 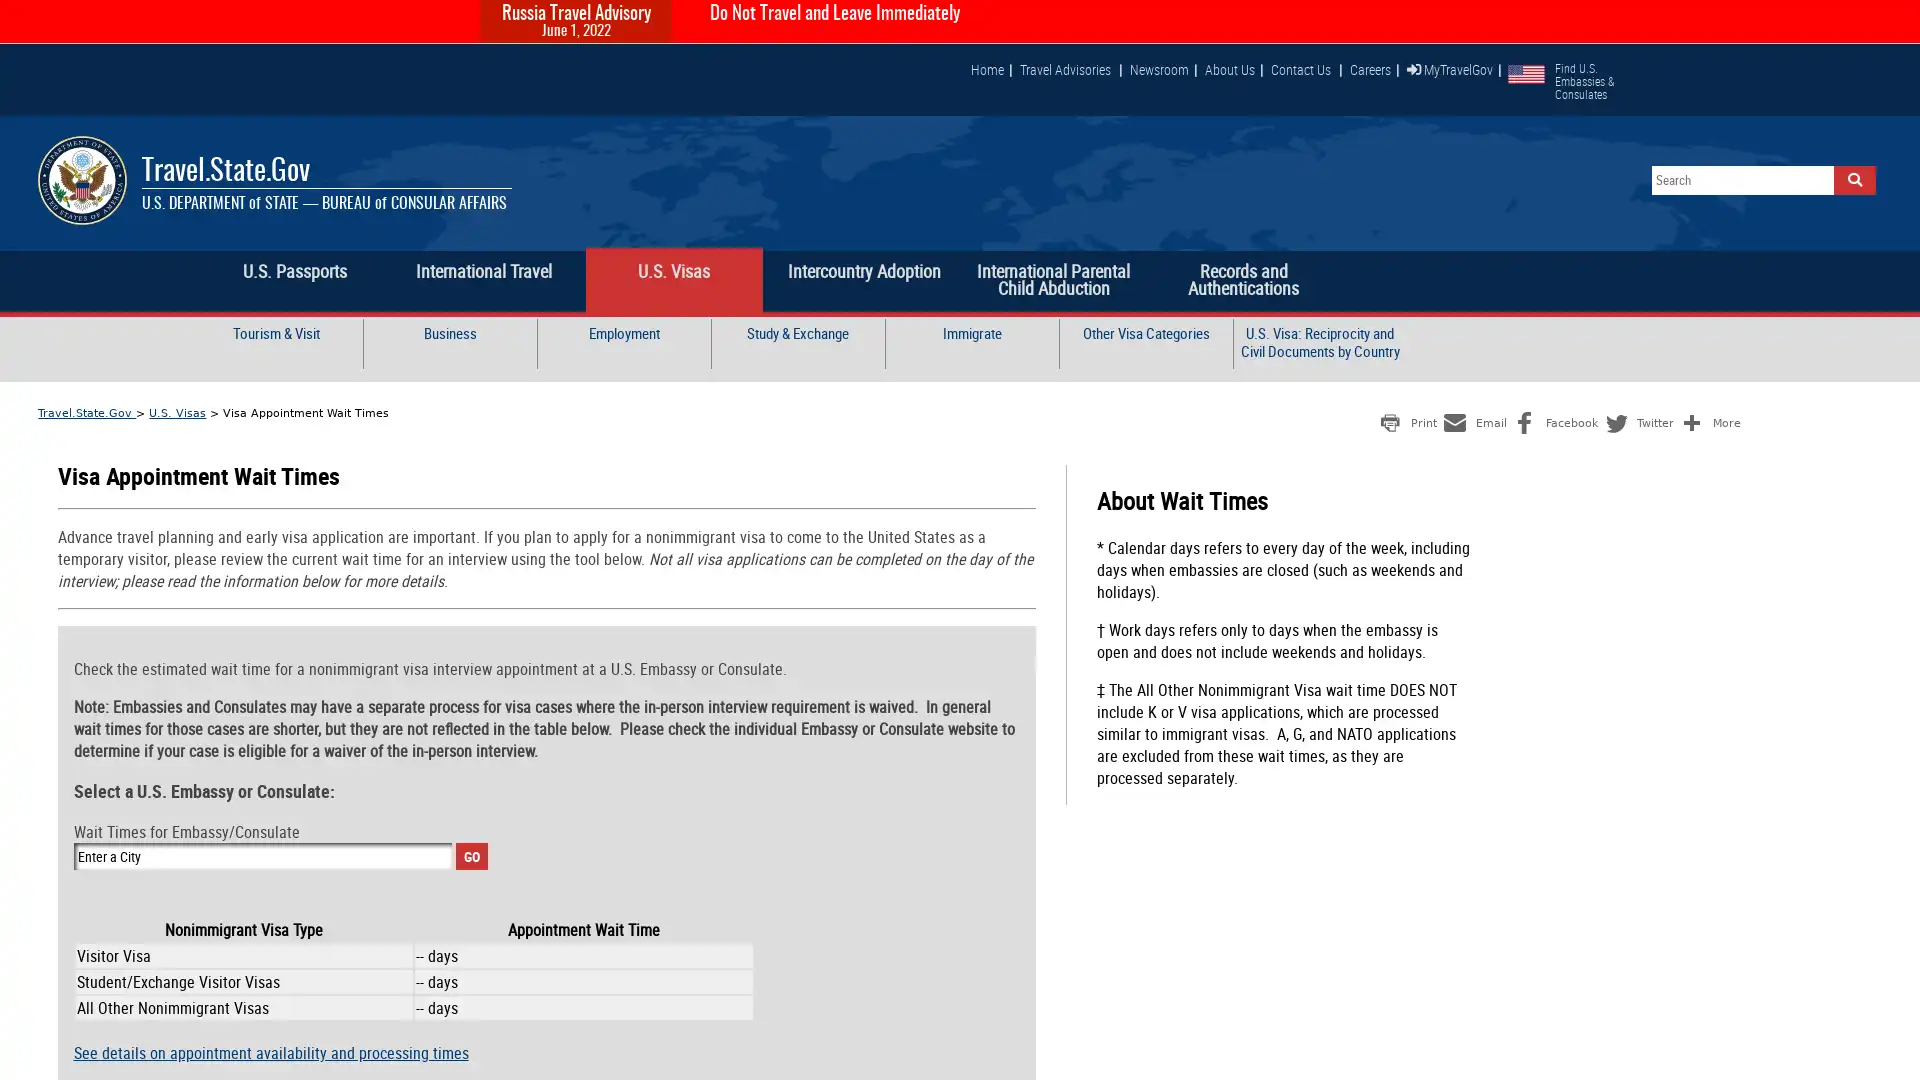 What do you see at coordinates (1637, 420) in the screenshot?
I see `Share to Twitter Twitter` at bounding box center [1637, 420].